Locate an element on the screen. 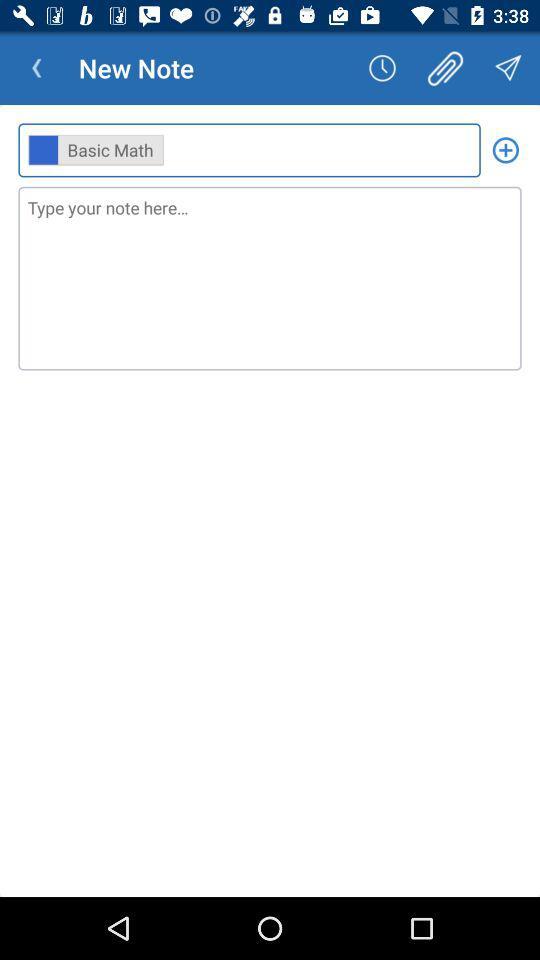 The height and width of the screenshot is (960, 540). the icon above ,,  item is located at coordinates (445, 68).